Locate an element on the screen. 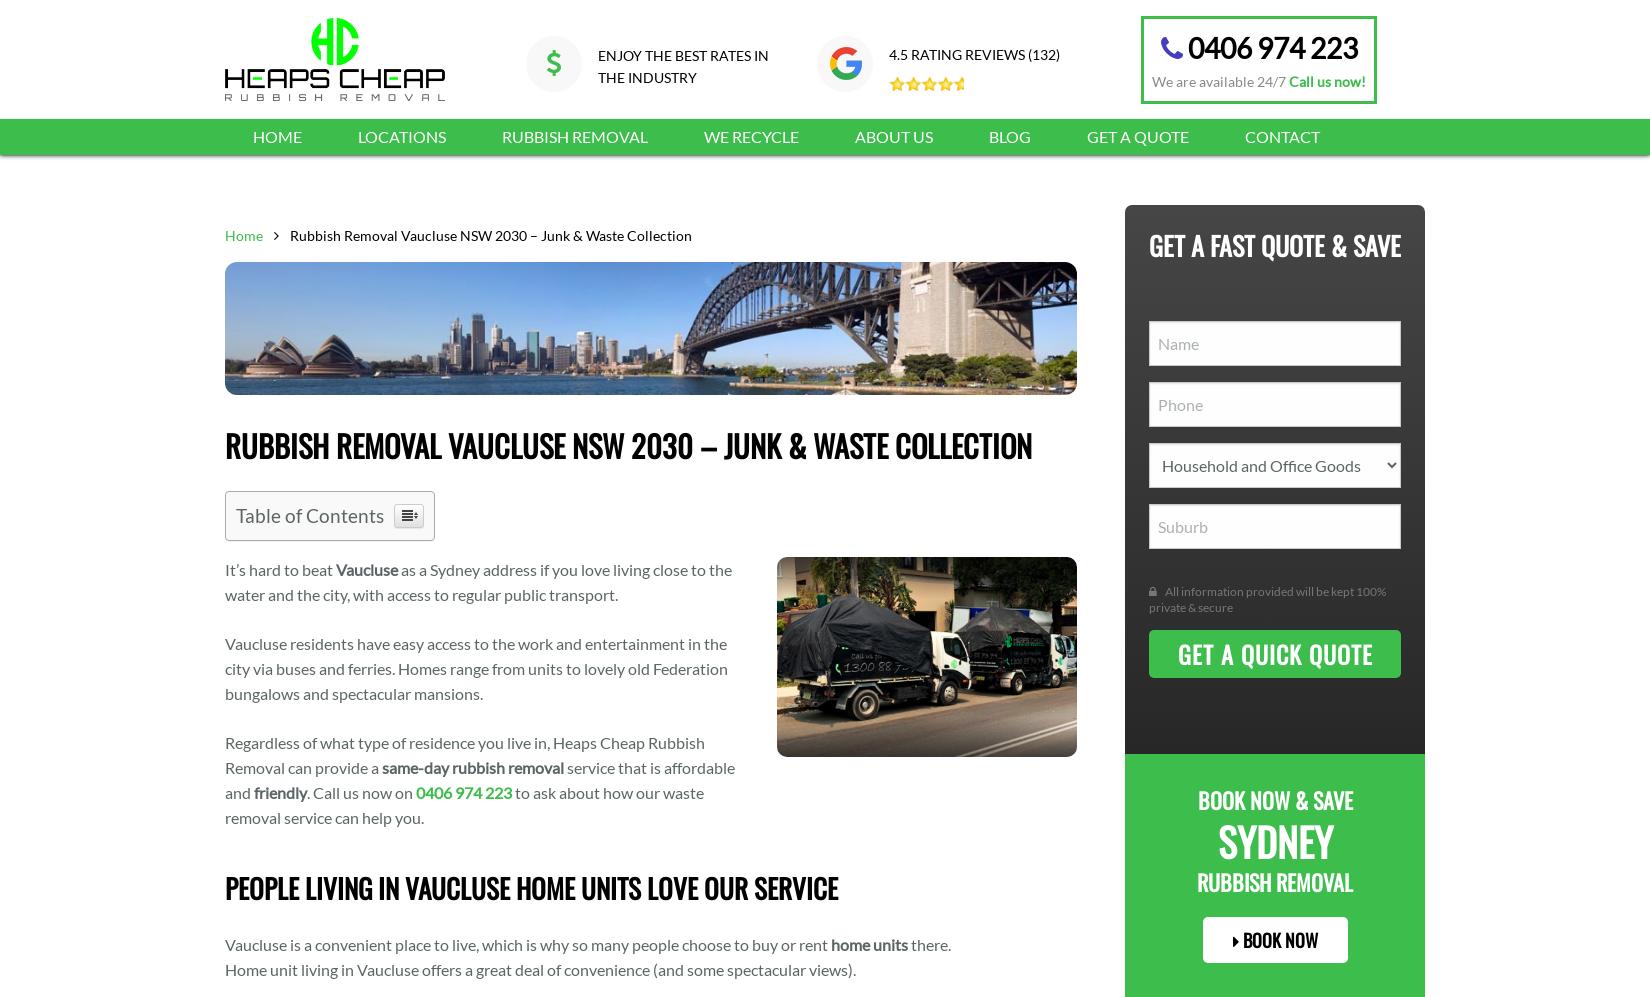 This screenshot has height=997, width=1650. 'About Us' is located at coordinates (855, 136).